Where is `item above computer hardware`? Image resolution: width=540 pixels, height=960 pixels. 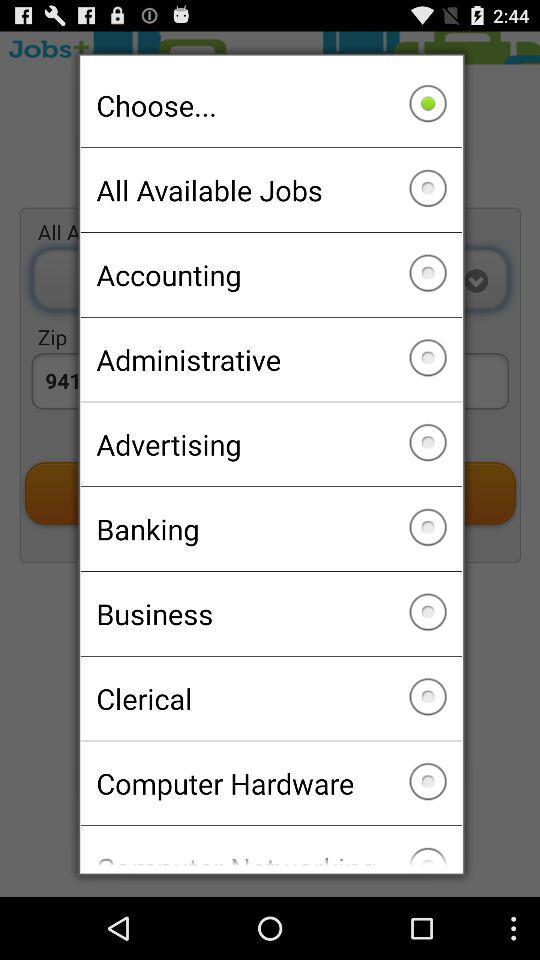 item above computer hardware is located at coordinates (270, 698).